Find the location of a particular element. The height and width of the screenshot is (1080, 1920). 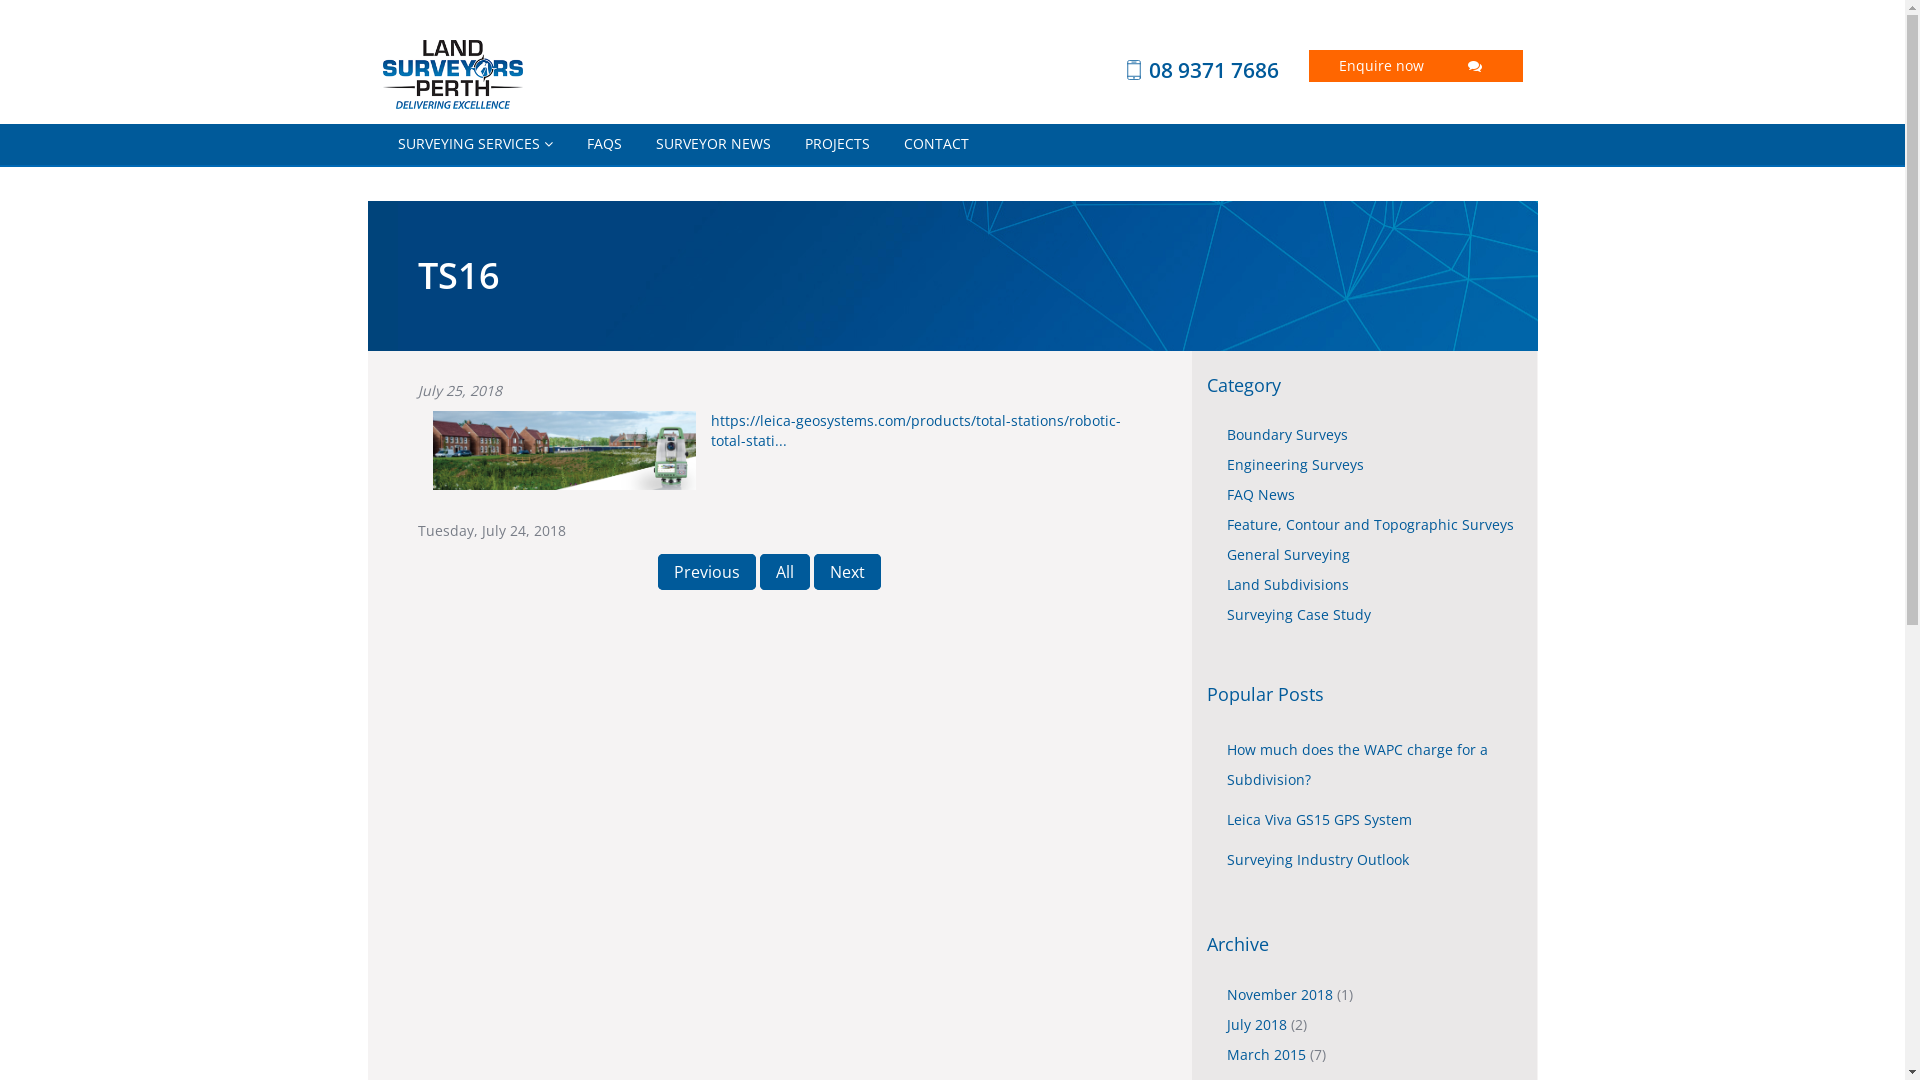

'July 2018' is located at coordinates (1257, 1024).